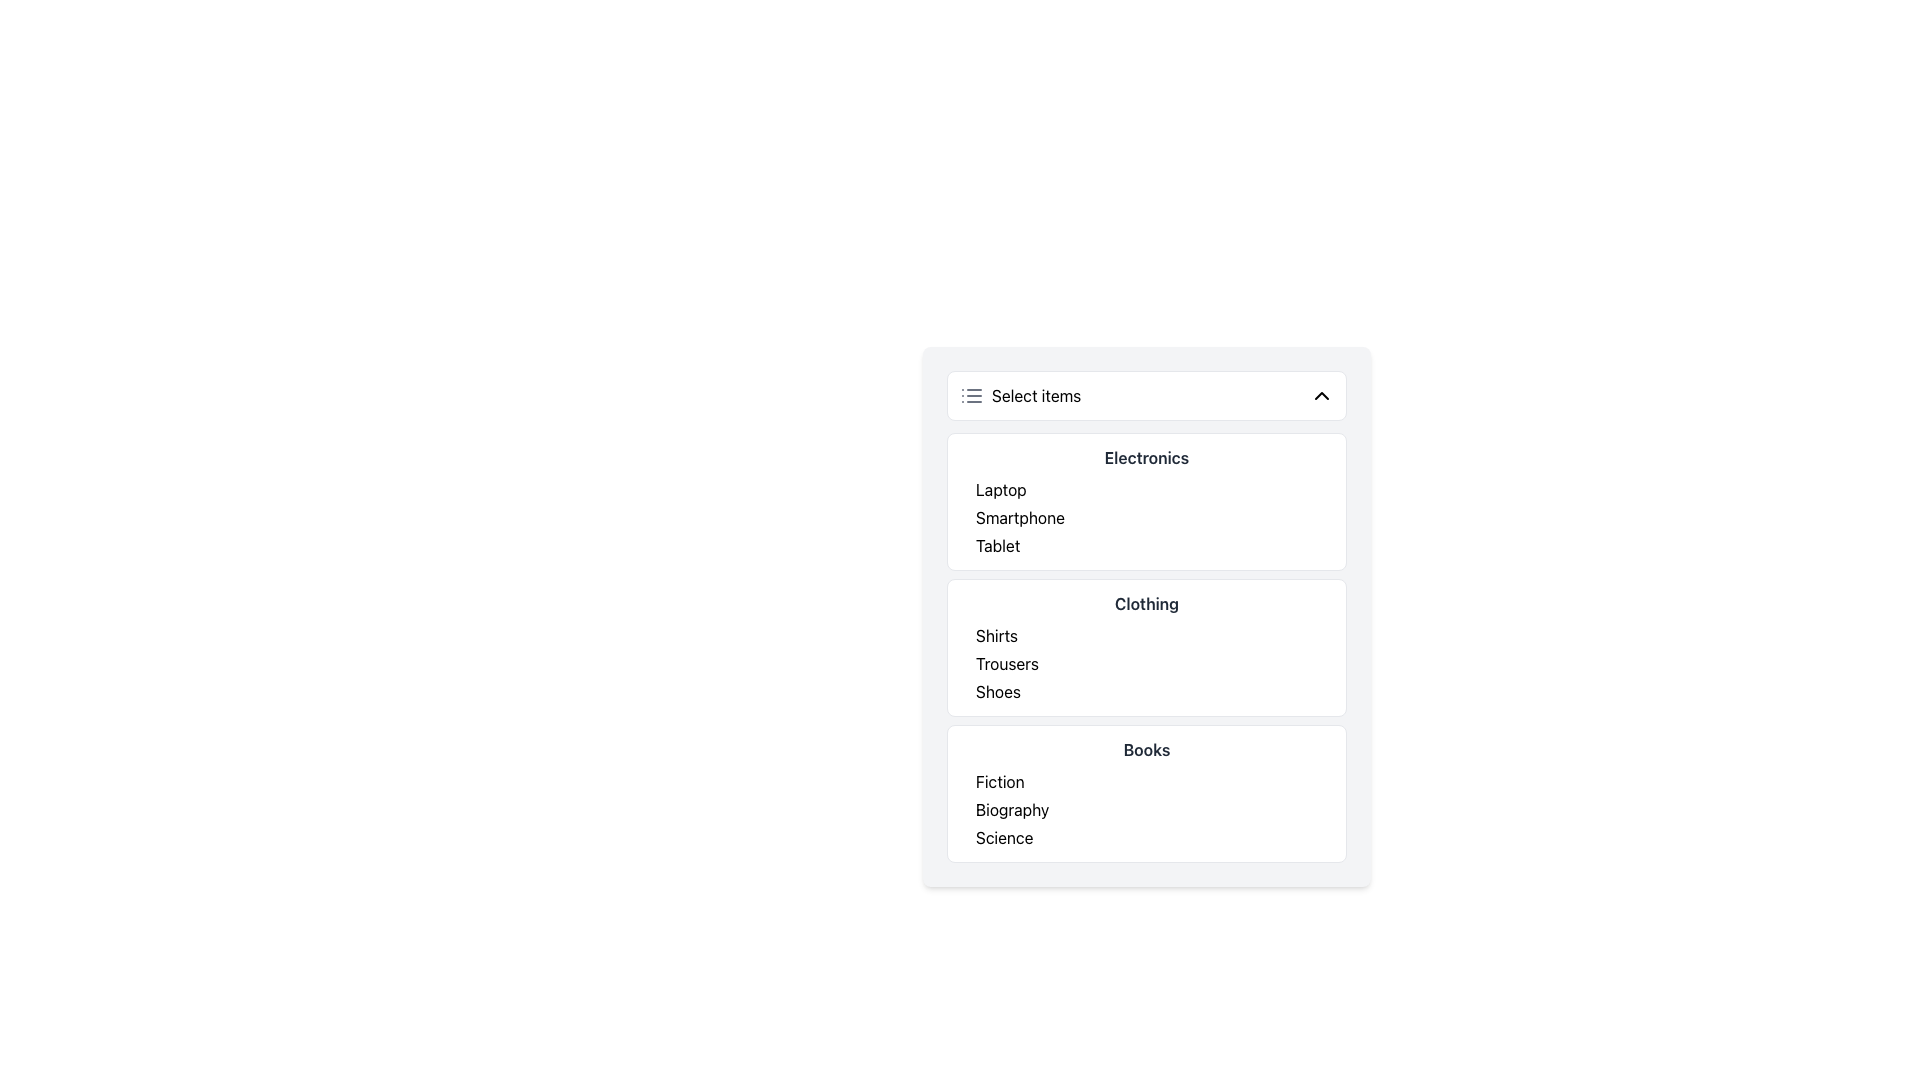  What do you see at coordinates (1147, 793) in the screenshot?
I see `the subcategories 'Fiction', 'Biography', or 'Science' in the 'Books' category card, which is a white rectangular card with rounded corners located in the bottom part of the dropdown menu` at bounding box center [1147, 793].